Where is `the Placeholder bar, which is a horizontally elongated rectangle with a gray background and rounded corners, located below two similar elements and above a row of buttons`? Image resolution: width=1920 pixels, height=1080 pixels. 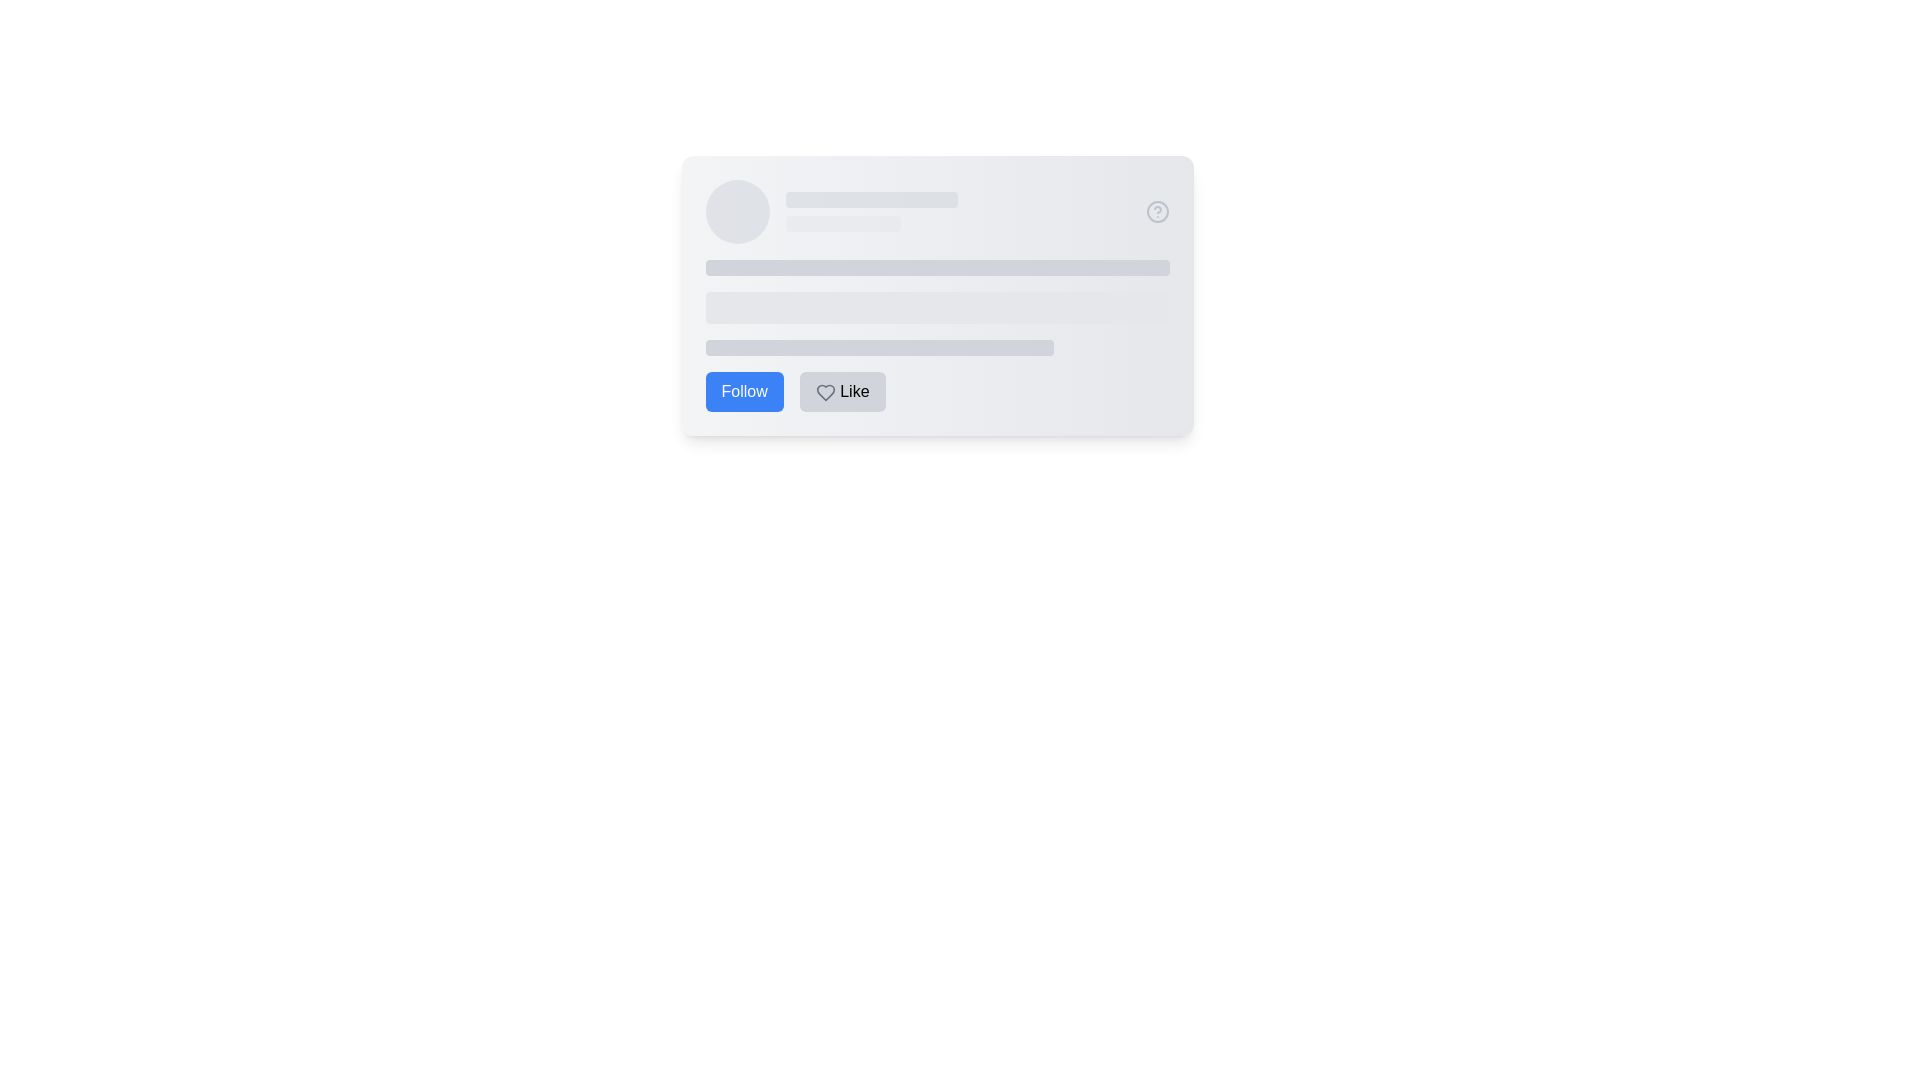
the Placeholder bar, which is a horizontally elongated rectangle with a gray background and rounded corners, located below two similar elements and above a row of buttons is located at coordinates (879, 346).